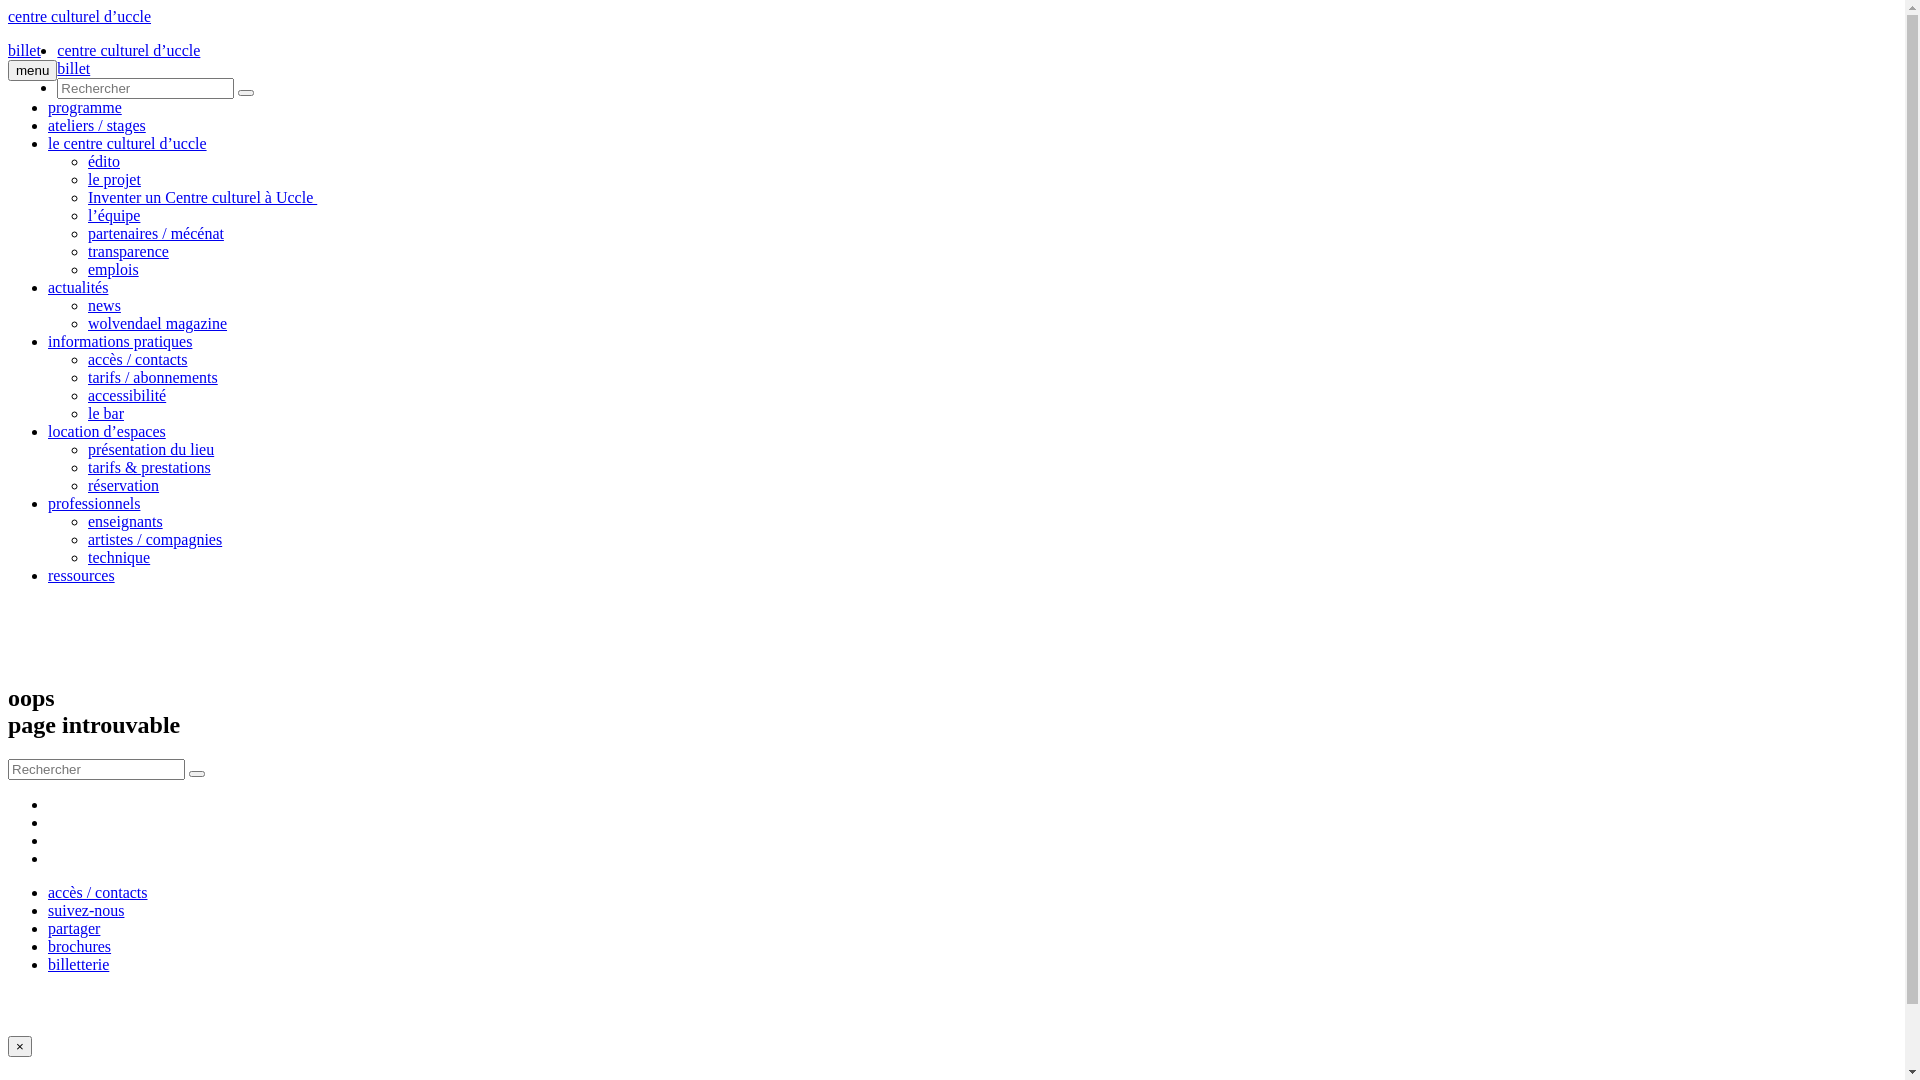  Describe the element at coordinates (79, 945) in the screenshot. I see `'brochures'` at that location.